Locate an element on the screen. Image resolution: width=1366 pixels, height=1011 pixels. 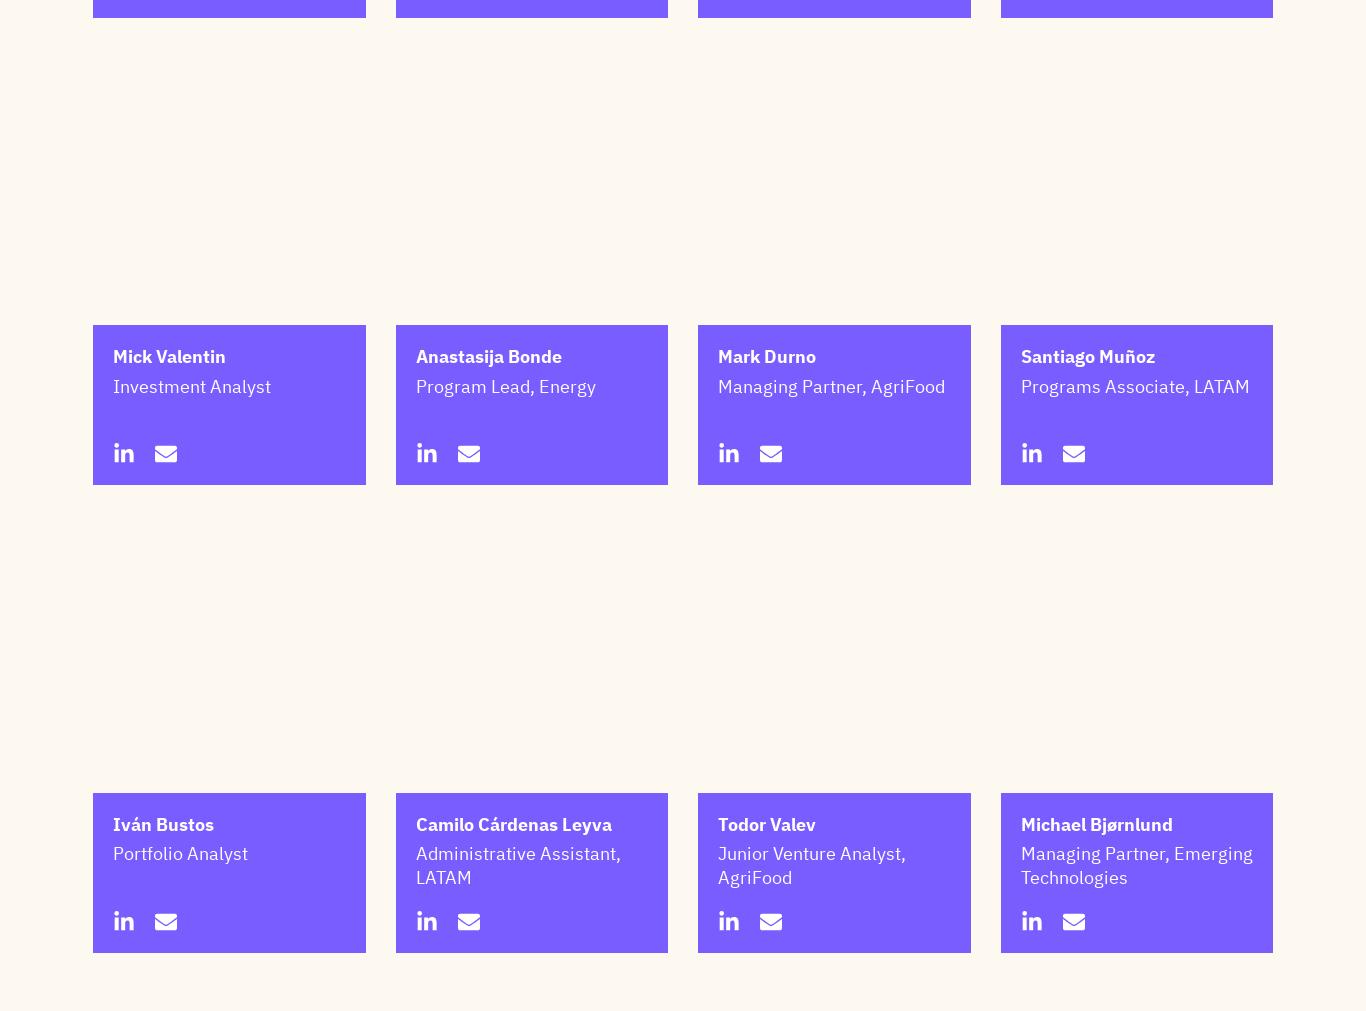
'Investment Analyst' is located at coordinates (112, 484).